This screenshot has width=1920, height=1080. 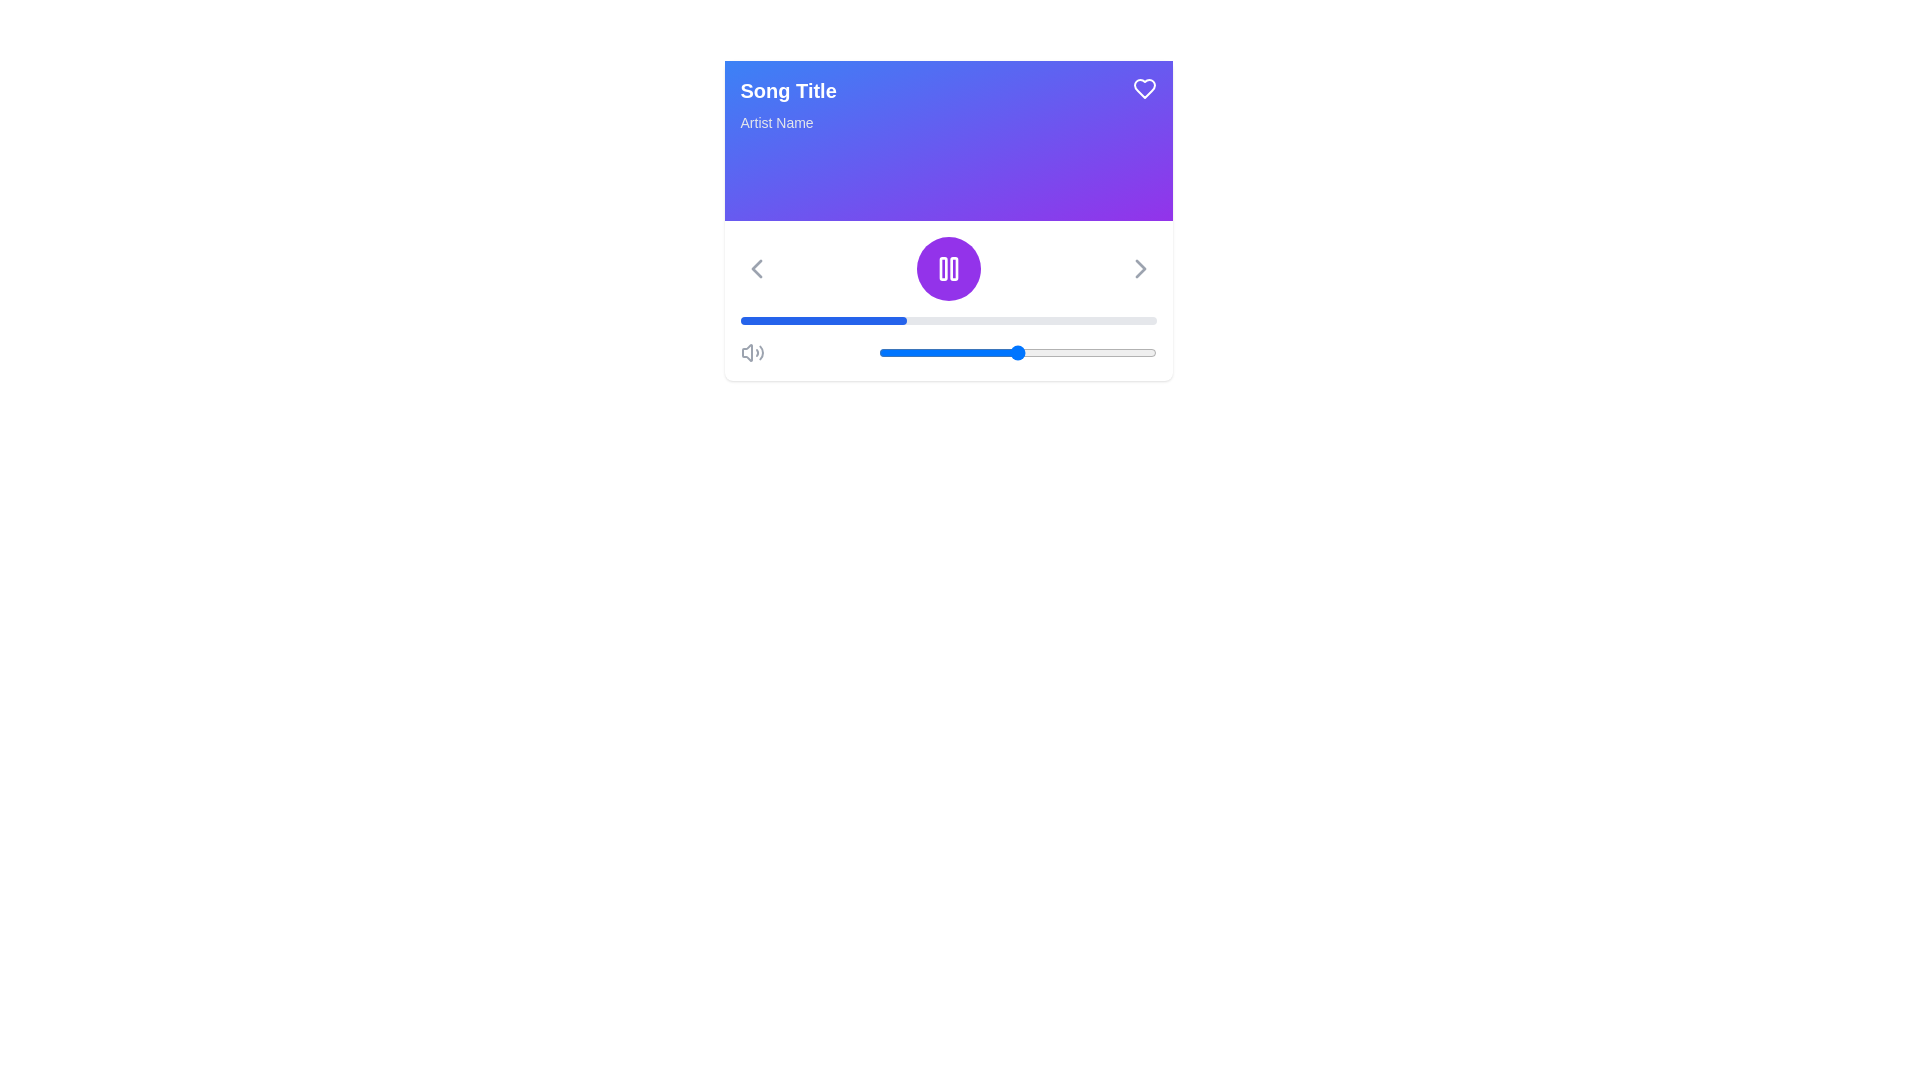 What do you see at coordinates (947, 268) in the screenshot?
I see `the pause icon, which is a white pause button inside a circular purple button located at the center of the playback control interface` at bounding box center [947, 268].